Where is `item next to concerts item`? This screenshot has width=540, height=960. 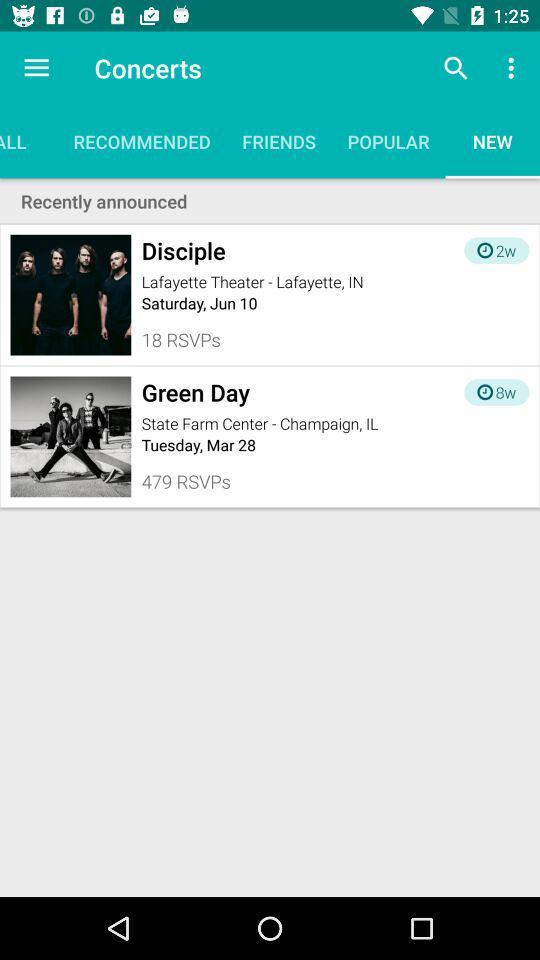
item next to concerts item is located at coordinates (36, 68).